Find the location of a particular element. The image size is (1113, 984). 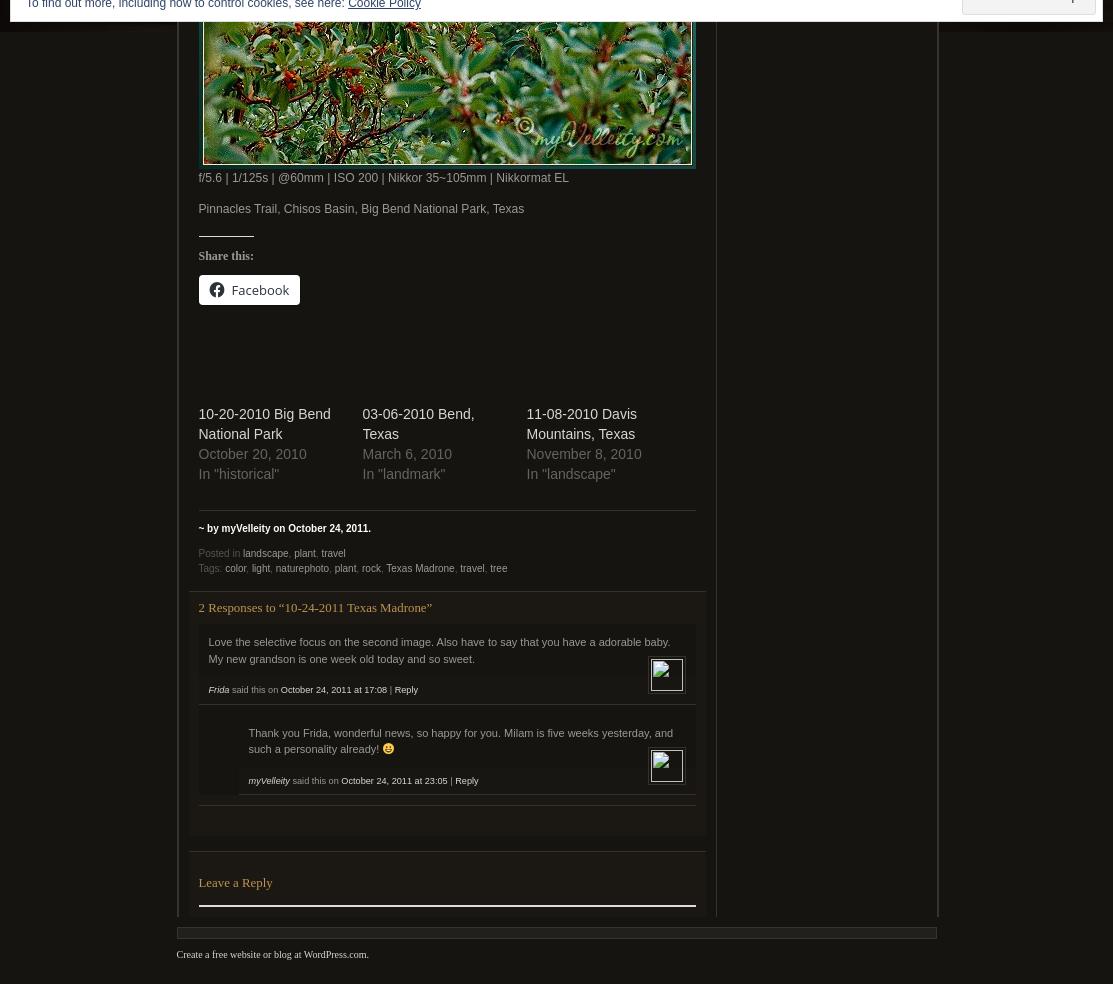

'Frida' is located at coordinates (208, 689).